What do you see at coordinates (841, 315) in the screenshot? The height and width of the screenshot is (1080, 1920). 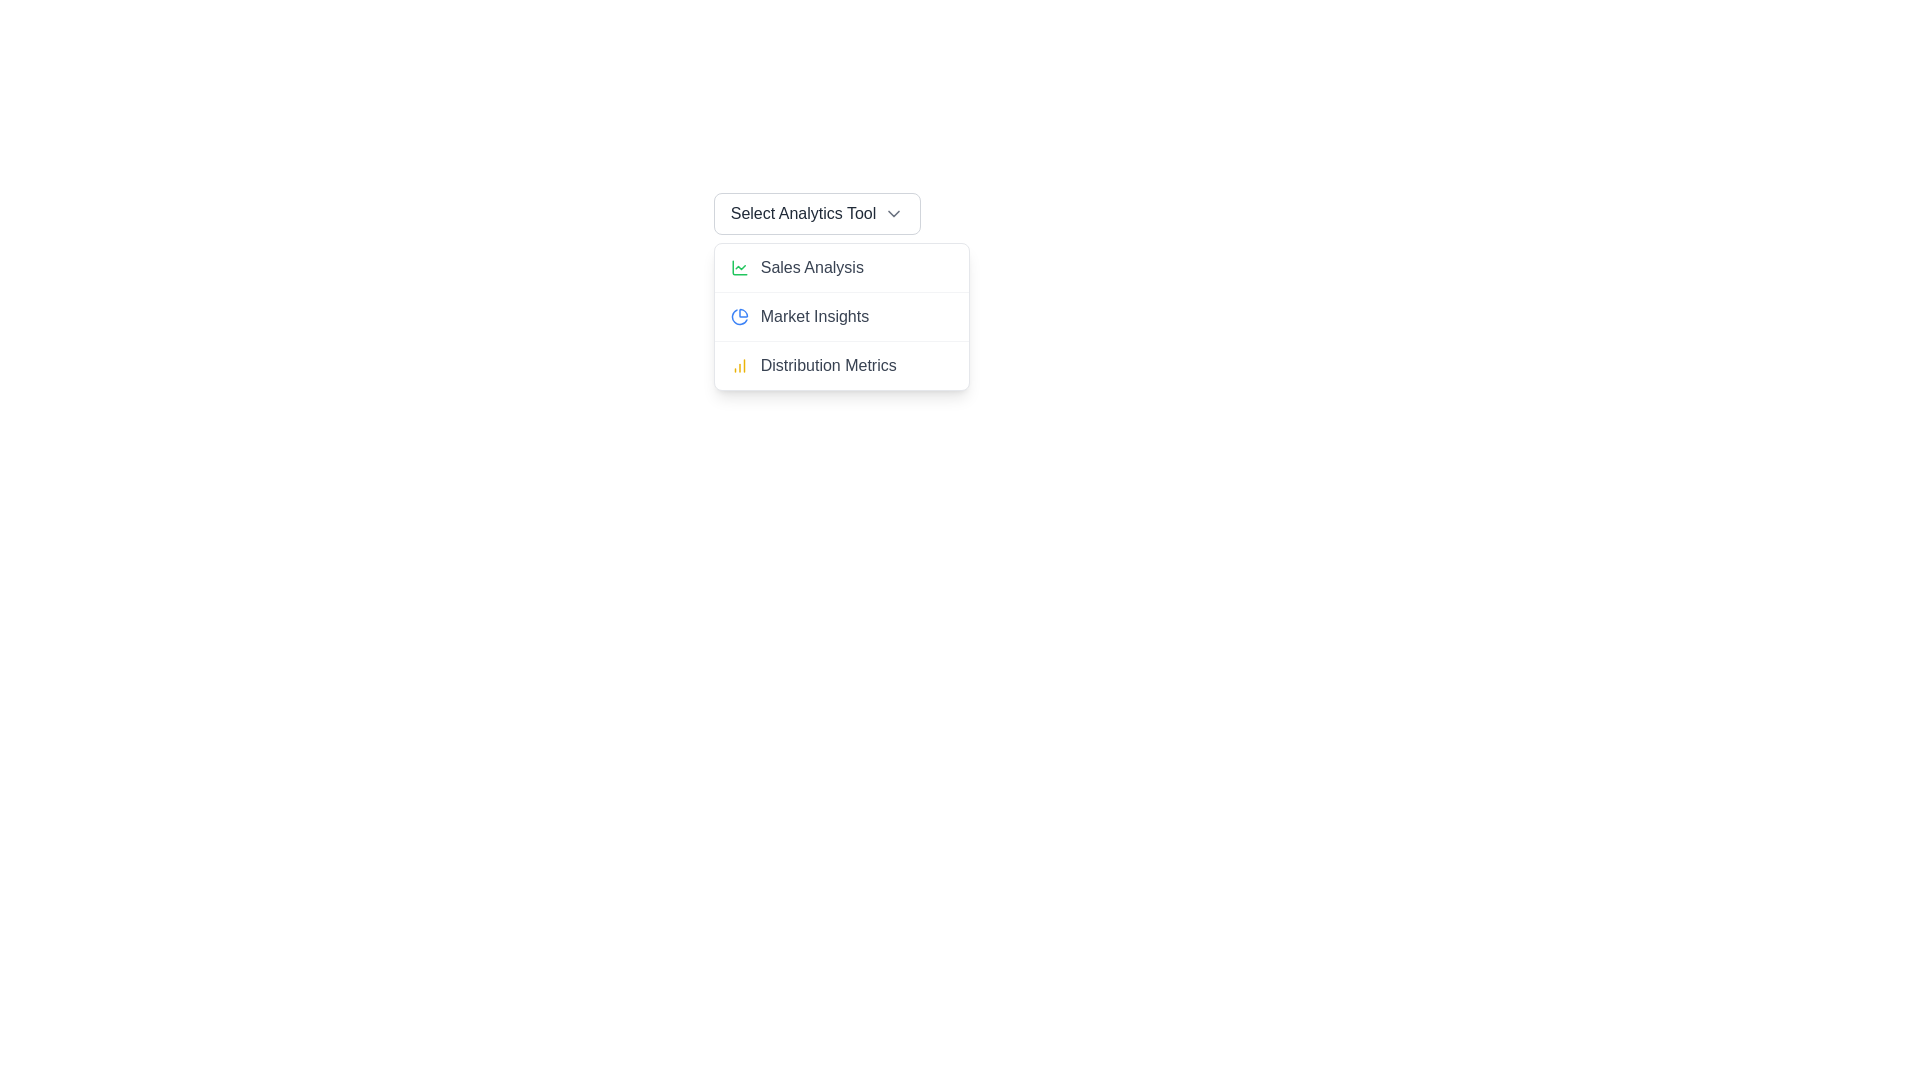 I see `the 'Market Insights' item in the dropdown menu` at bounding box center [841, 315].